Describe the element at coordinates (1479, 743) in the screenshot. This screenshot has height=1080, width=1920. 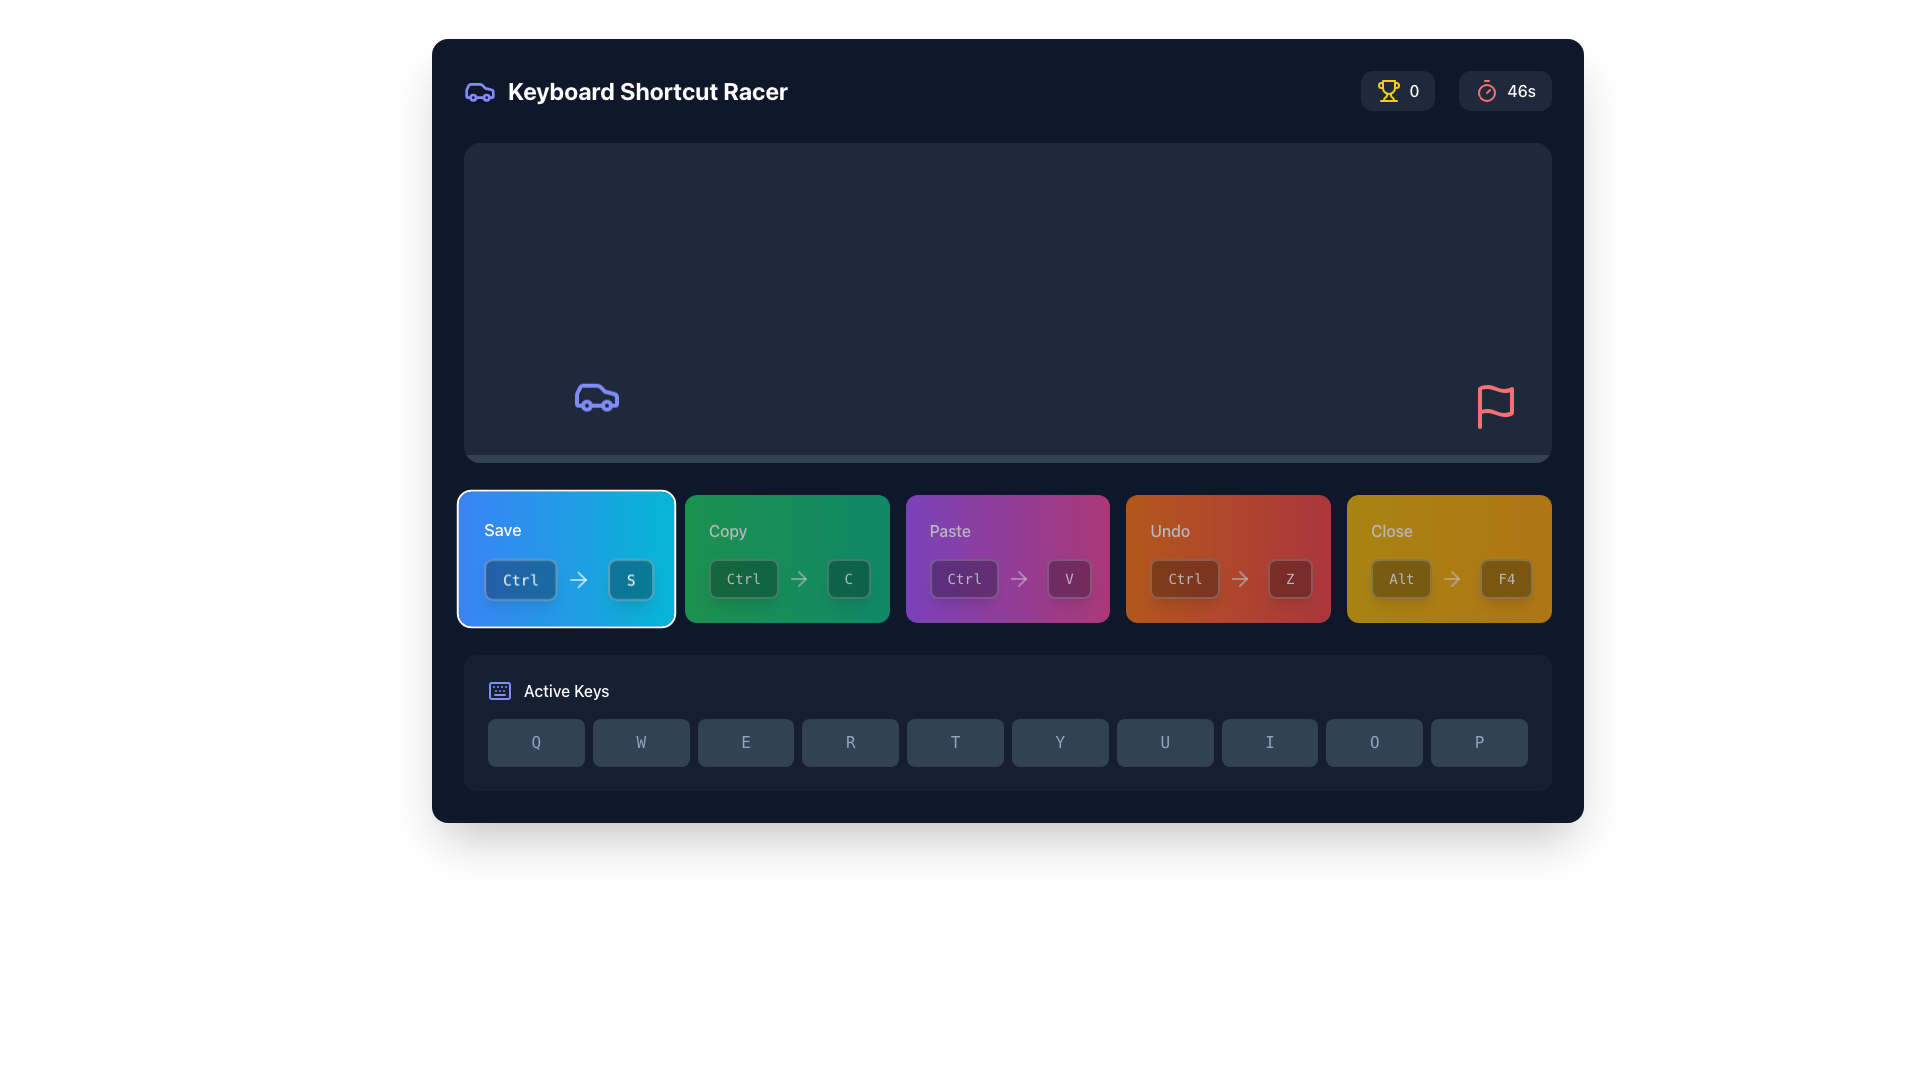
I see `the rectangular button with a rounded outline, dark slate background, and light slate text displaying 'P' located in the bottom-right corner of the row of buttons labeled 'QWERTYUIOP'` at that location.